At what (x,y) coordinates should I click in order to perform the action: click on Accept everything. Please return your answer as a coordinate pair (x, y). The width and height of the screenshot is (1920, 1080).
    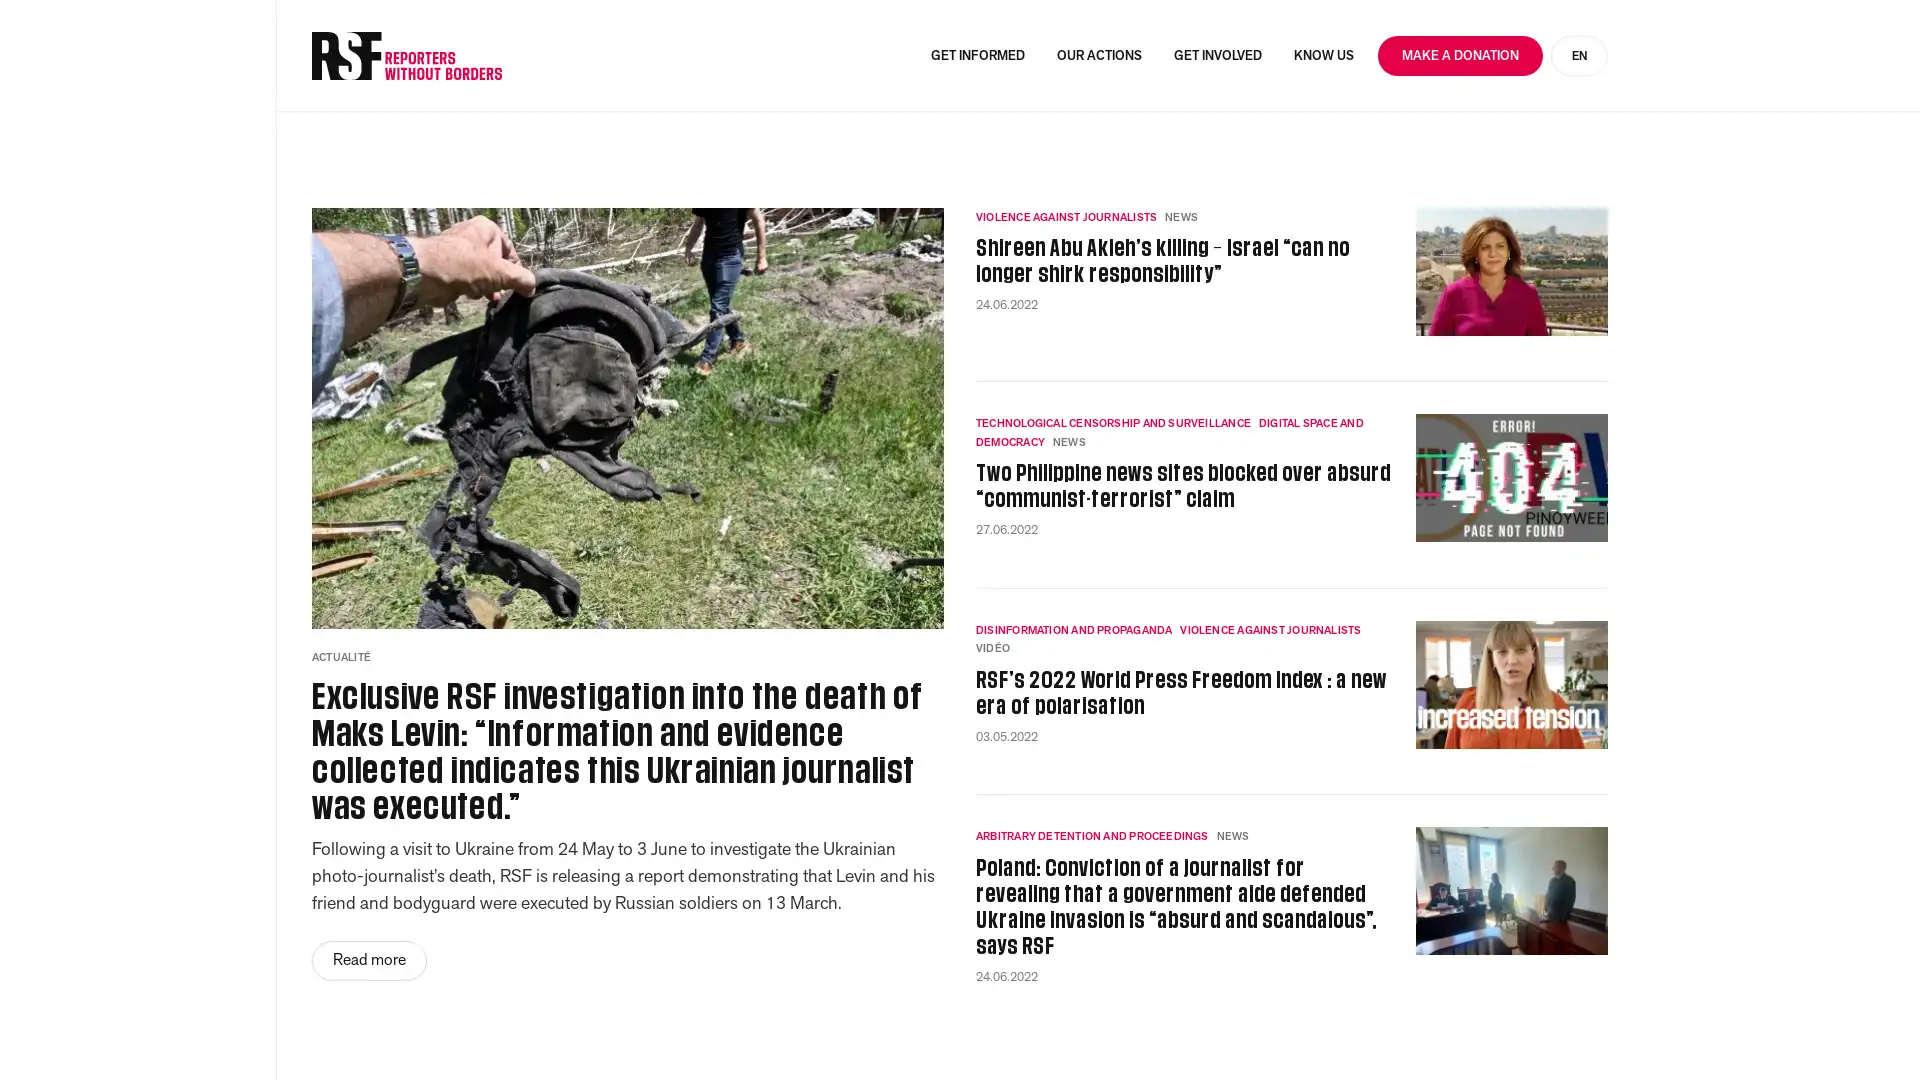
    Looking at the image, I should click on (1214, 1028).